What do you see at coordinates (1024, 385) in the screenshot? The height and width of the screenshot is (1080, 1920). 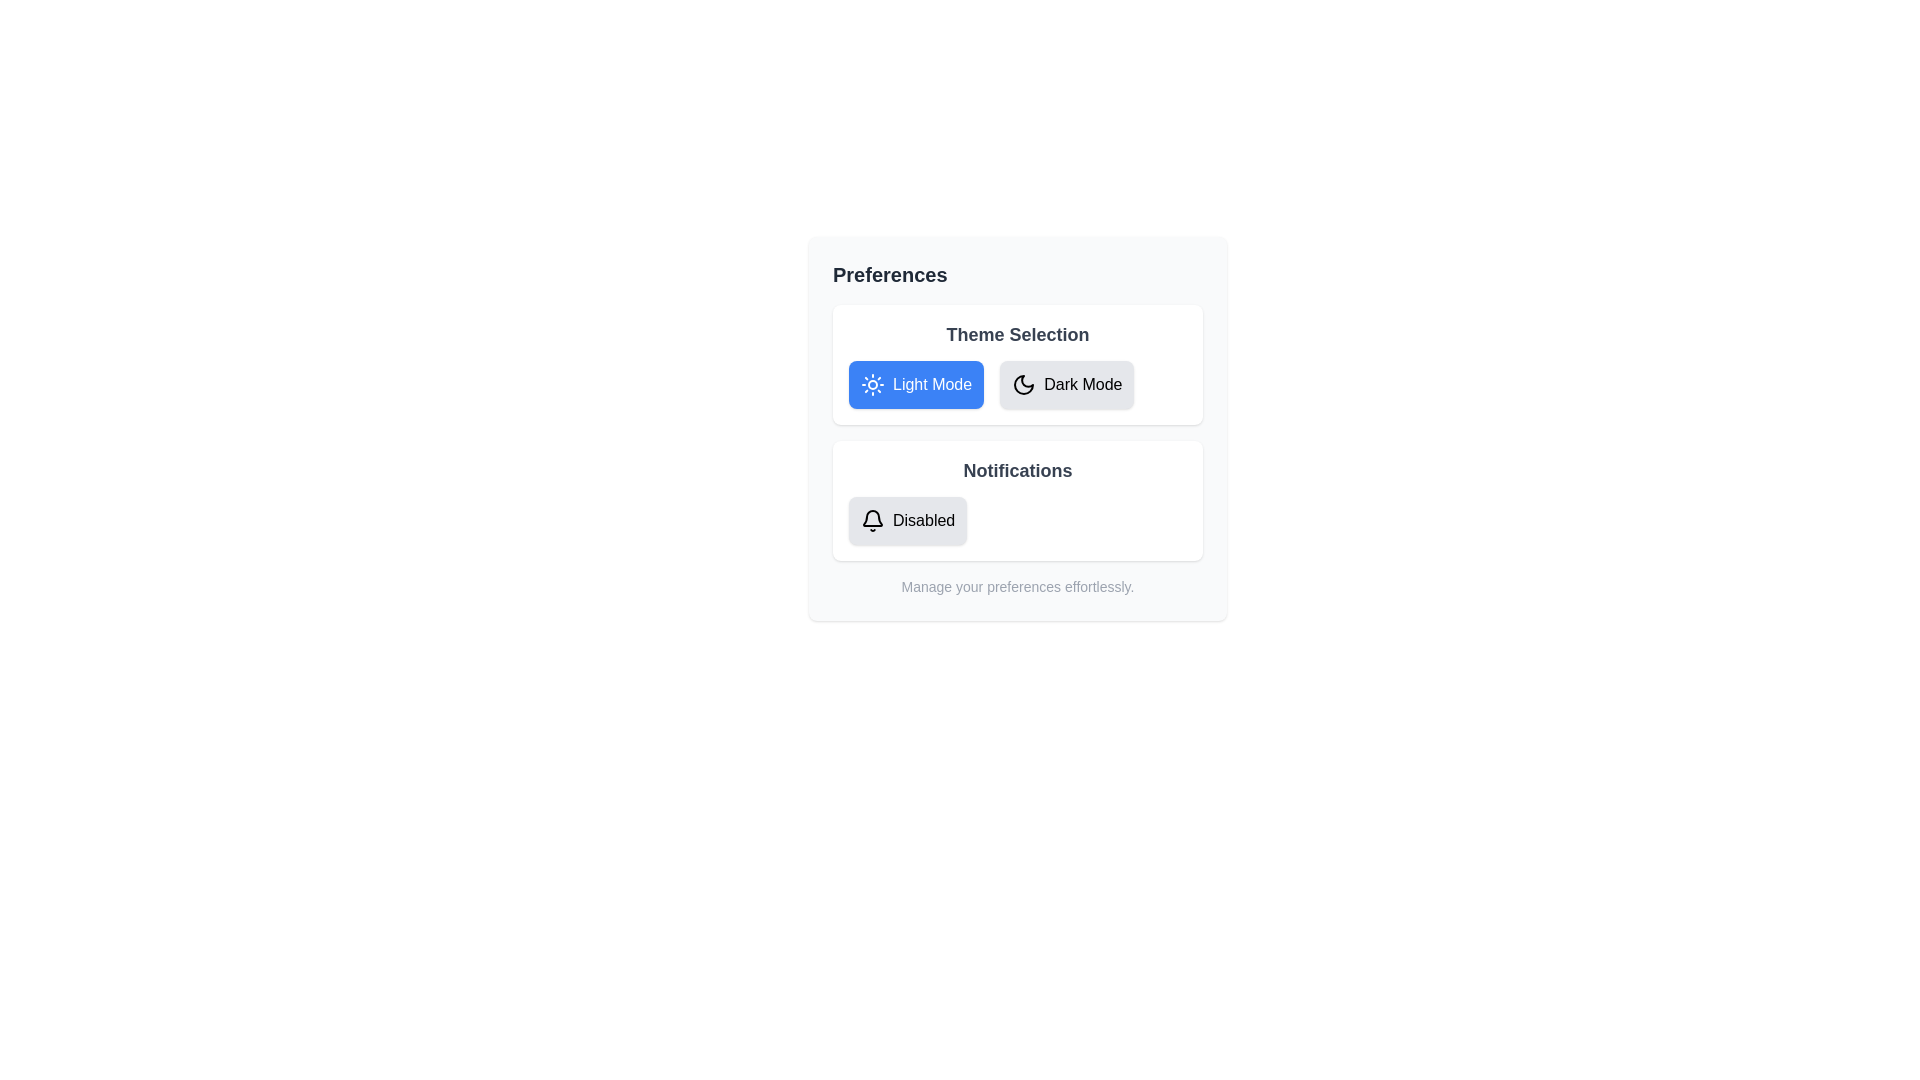 I see `the crescent moon icon in the 'Dark Mode' section of the 'Theme Selection'` at bounding box center [1024, 385].